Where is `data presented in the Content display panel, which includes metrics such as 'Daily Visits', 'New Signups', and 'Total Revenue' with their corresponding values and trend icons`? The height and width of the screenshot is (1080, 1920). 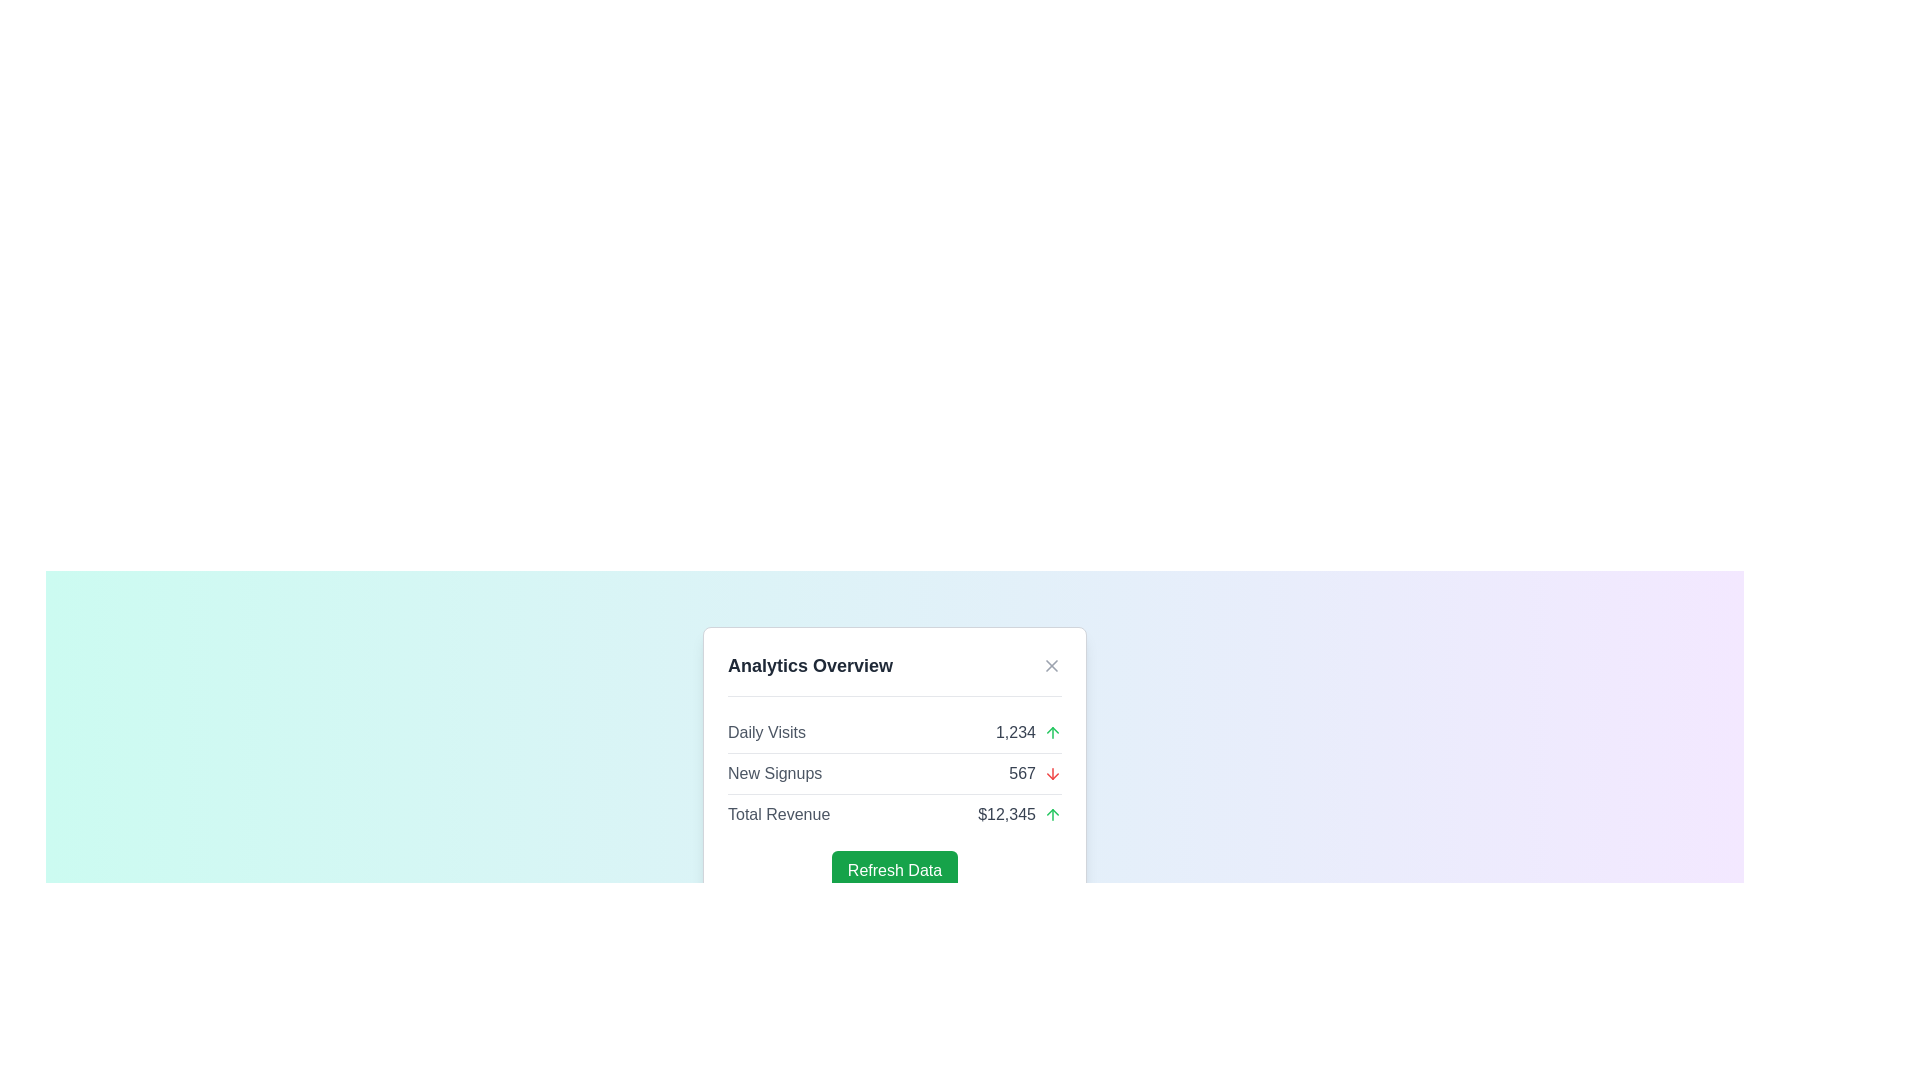
data presented in the Content display panel, which includes metrics such as 'Daily Visits', 'New Signups', and 'Total Revenue' with their corresponding values and trend icons is located at coordinates (893, 773).